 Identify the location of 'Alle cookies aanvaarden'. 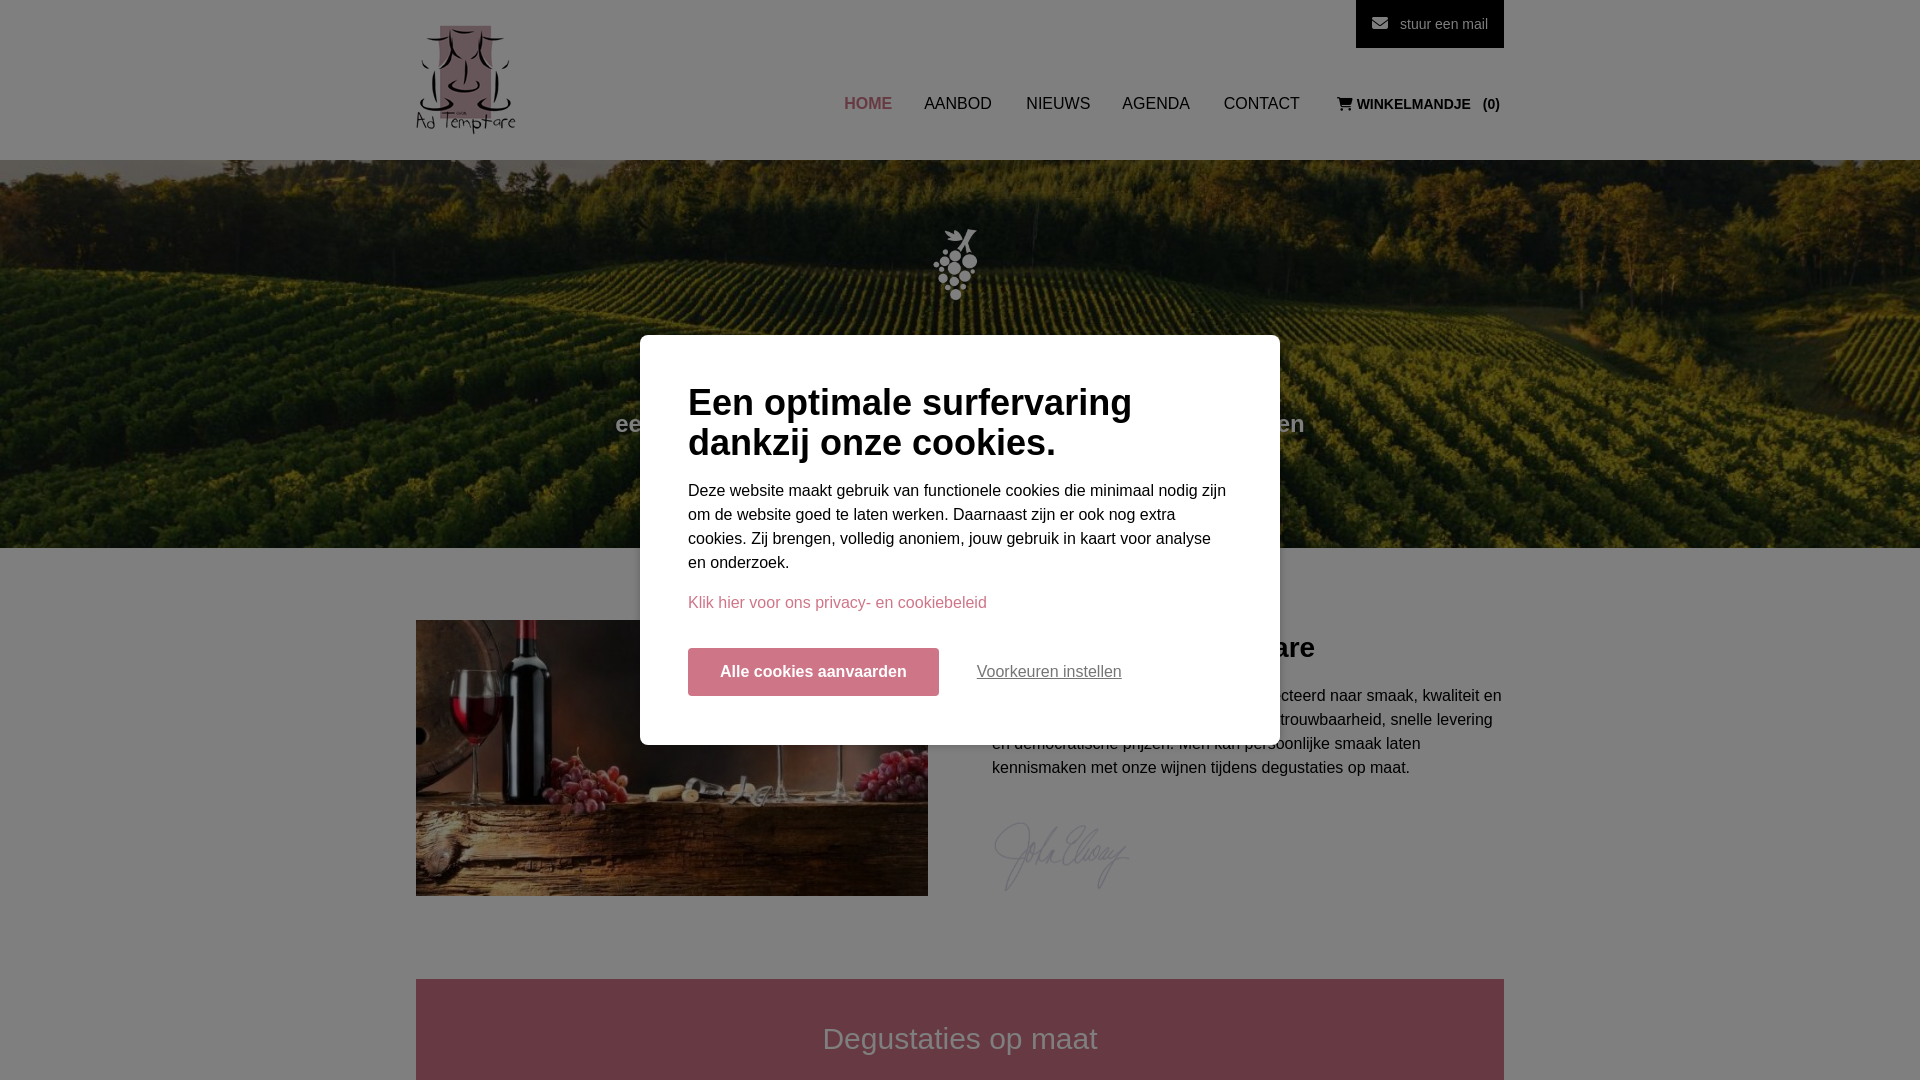
(813, 671).